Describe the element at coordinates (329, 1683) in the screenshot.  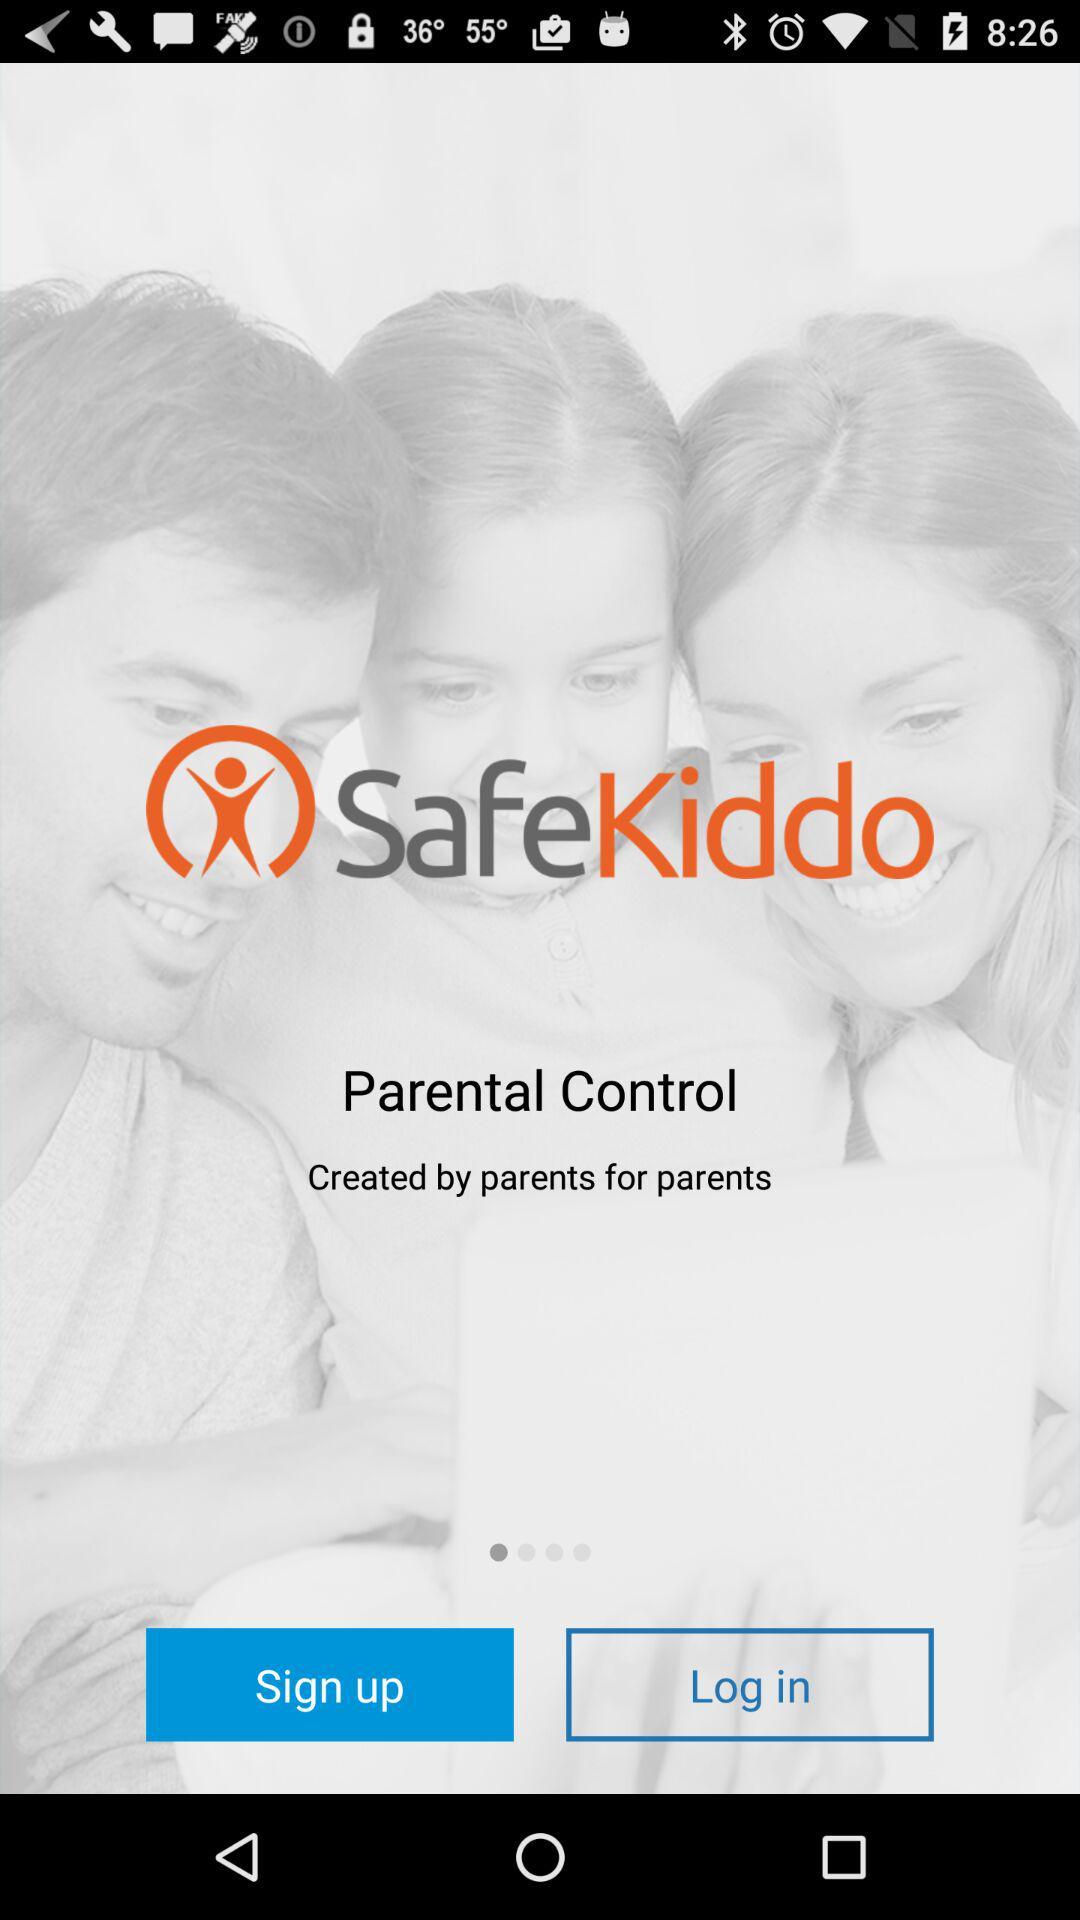
I see `icon at the bottom left corner` at that location.